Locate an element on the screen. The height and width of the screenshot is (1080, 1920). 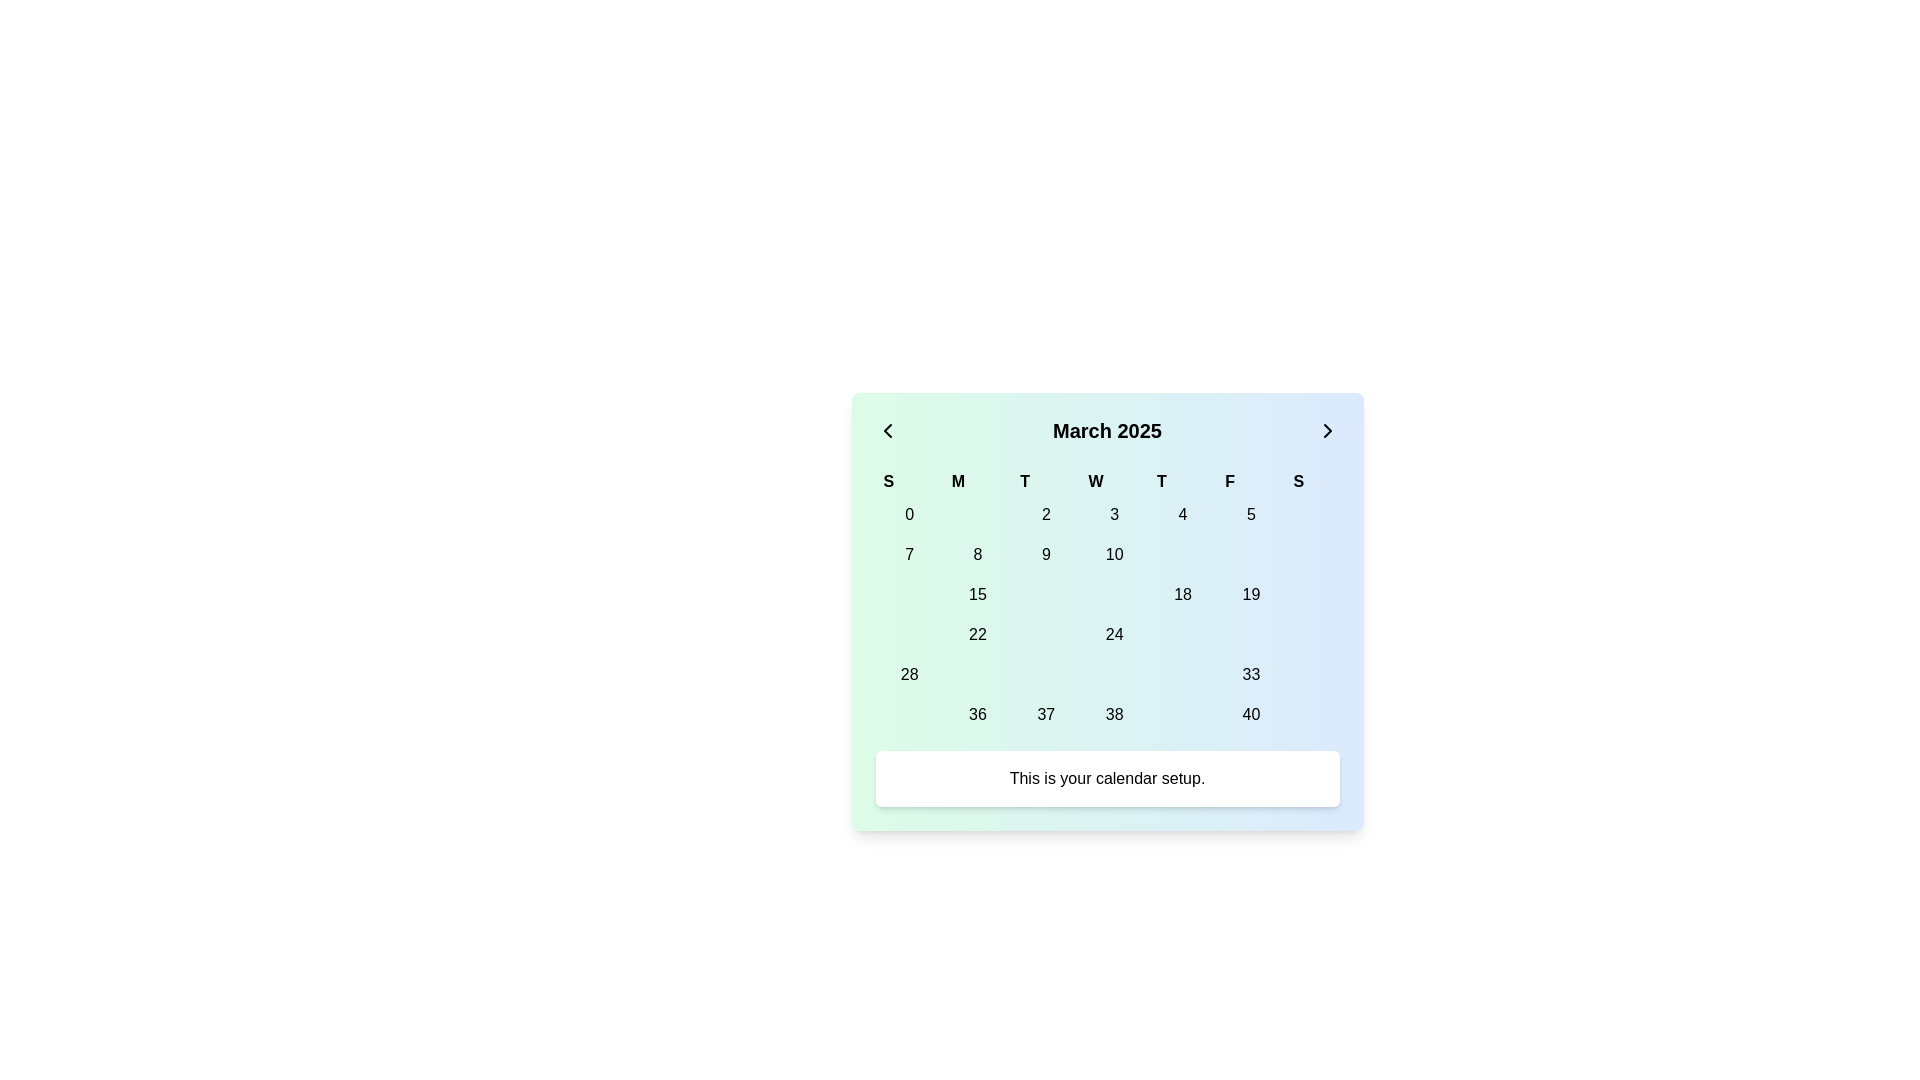
the small, dark-colored circular visual marker that represents a specific day in the calendar interface, located at the fourth position in its row is located at coordinates (1112, 593).